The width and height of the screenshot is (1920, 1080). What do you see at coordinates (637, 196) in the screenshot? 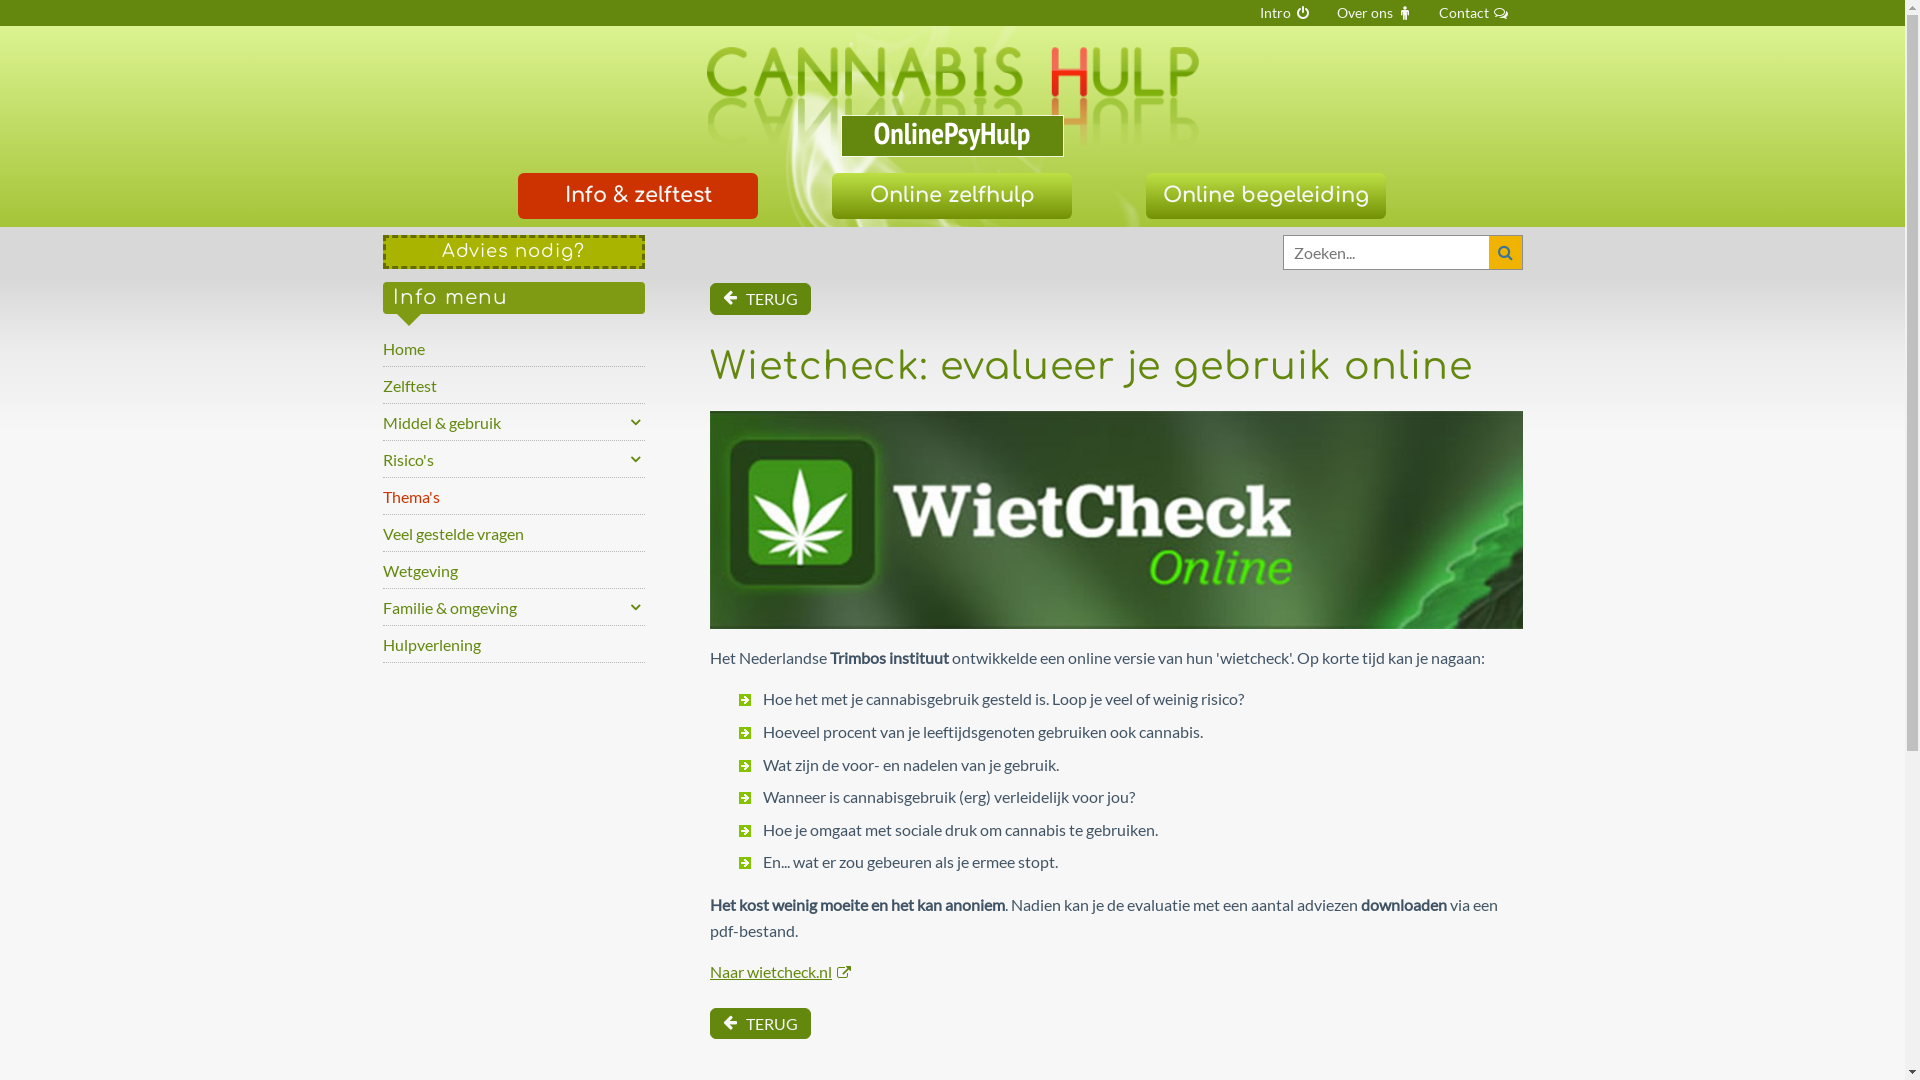
I see `'Info & zelftest'` at bounding box center [637, 196].